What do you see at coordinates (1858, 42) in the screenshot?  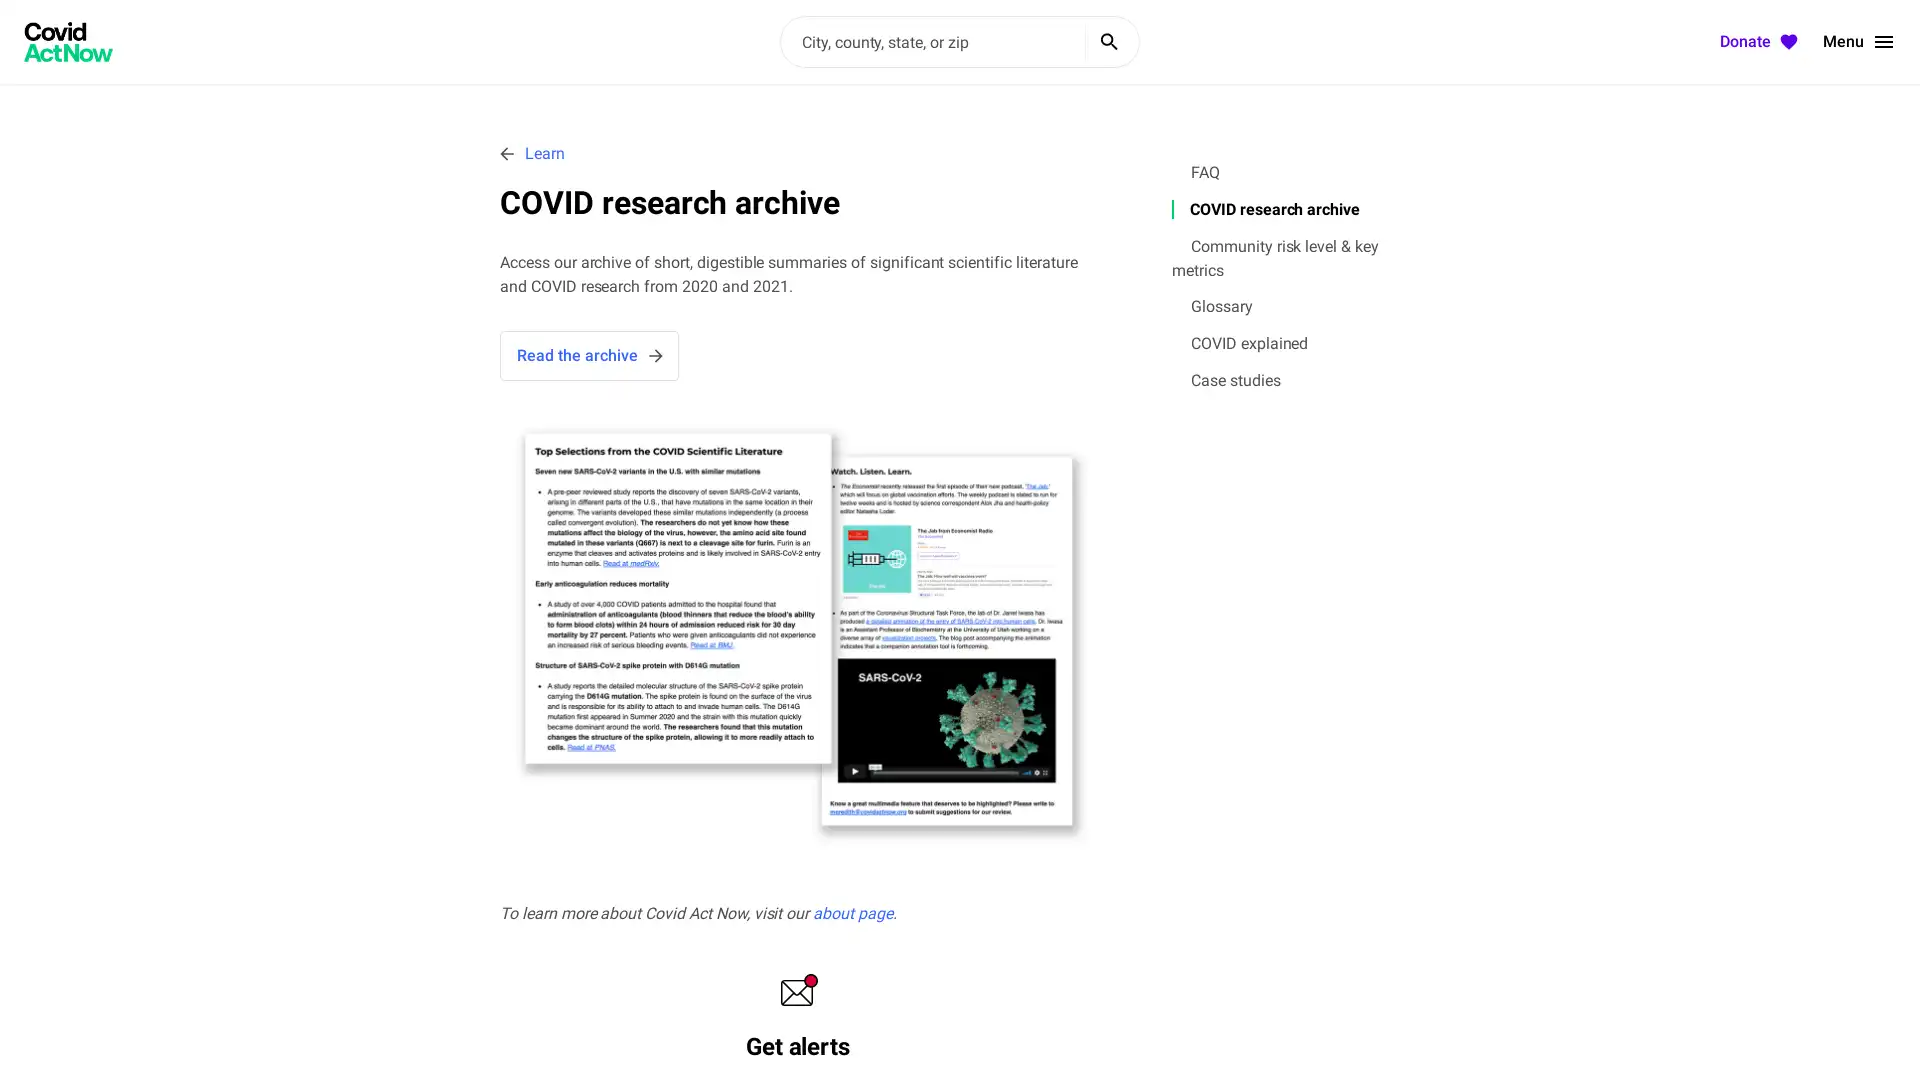 I see `Menu` at bounding box center [1858, 42].